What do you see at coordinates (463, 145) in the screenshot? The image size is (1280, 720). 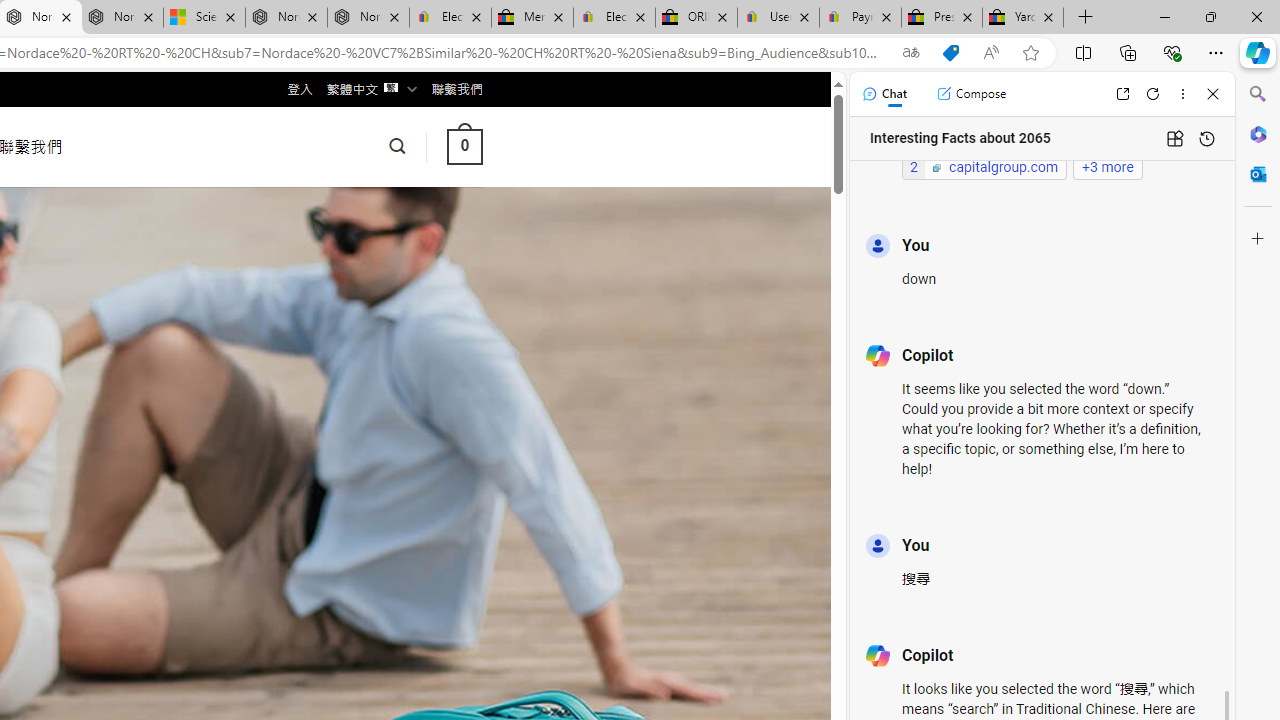 I see `'  0  '` at bounding box center [463, 145].